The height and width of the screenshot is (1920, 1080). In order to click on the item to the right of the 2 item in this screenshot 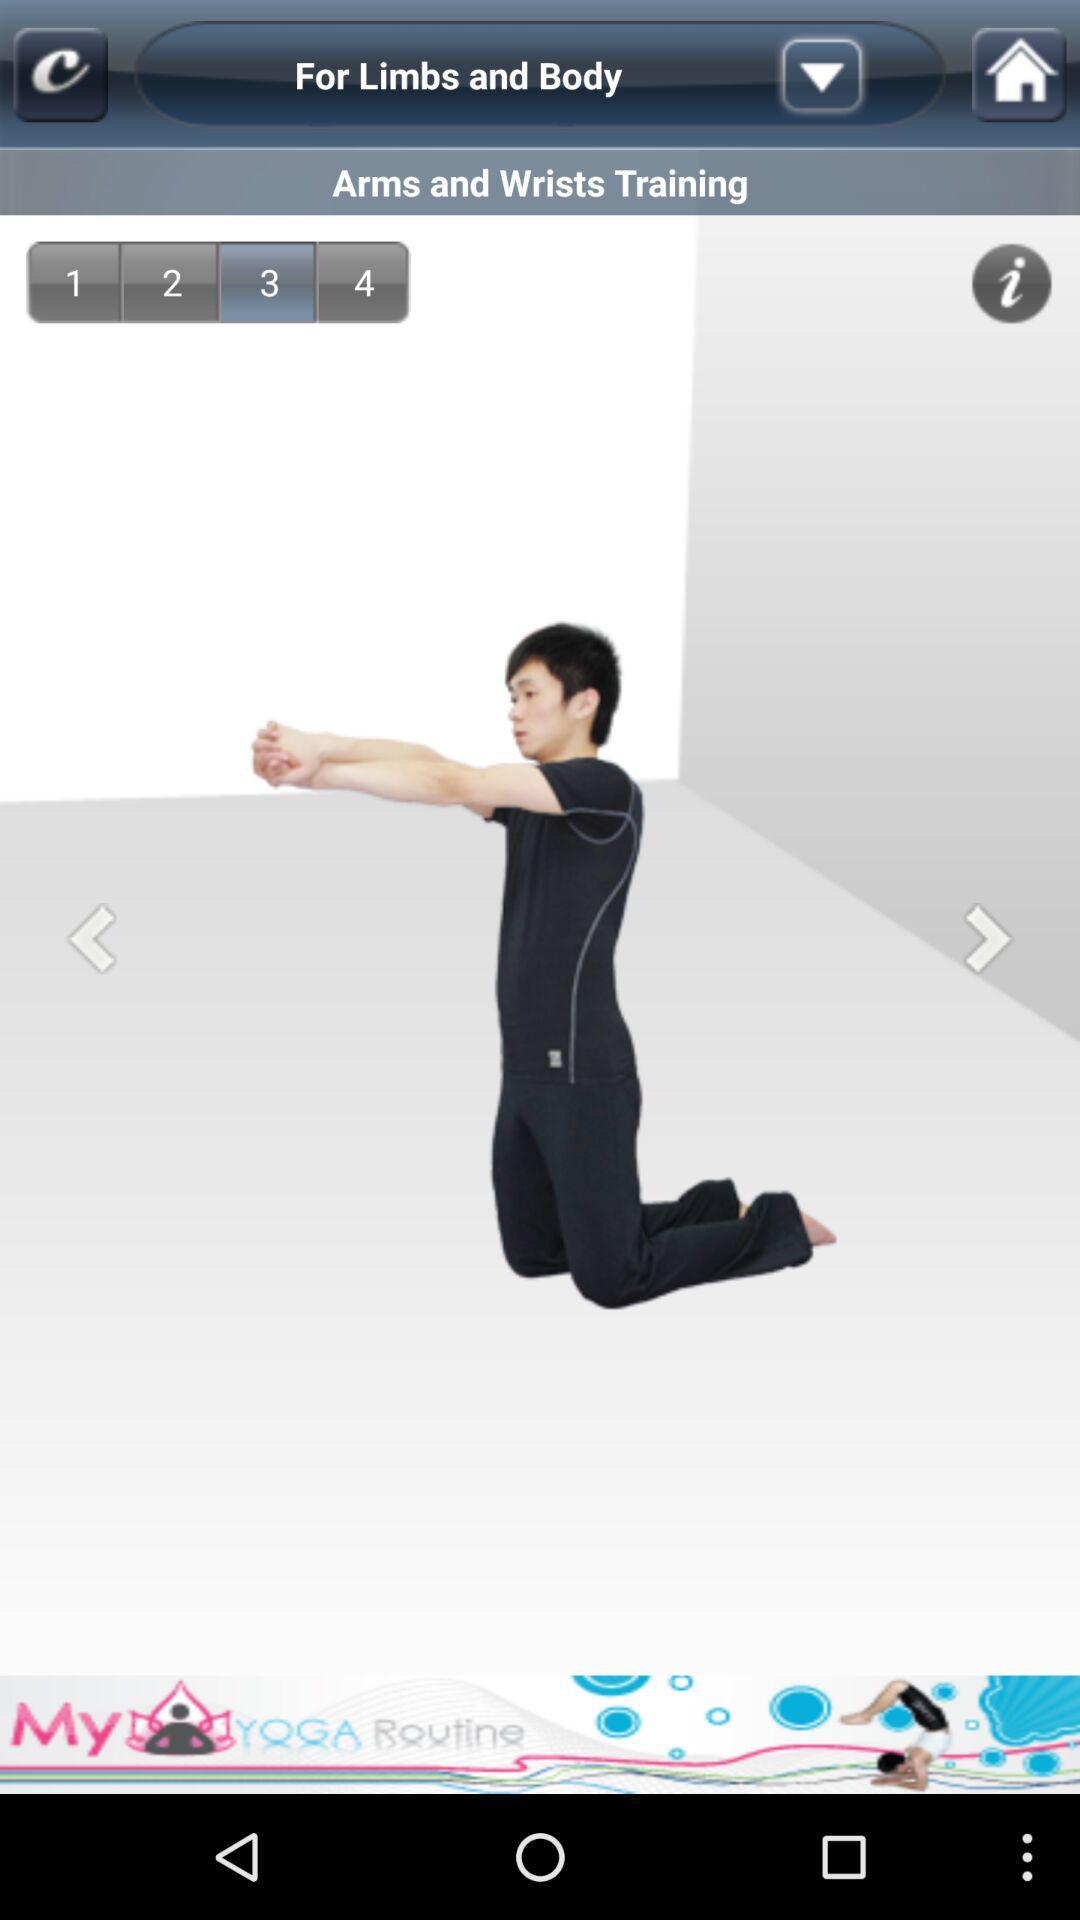, I will do `click(270, 281)`.